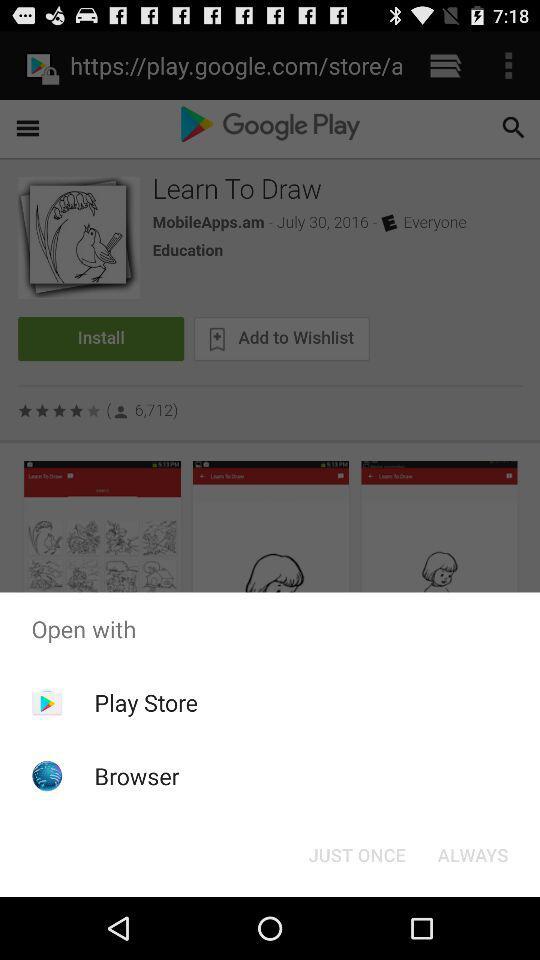  Describe the element at coordinates (356, 853) in the screenshot. I see `the icon below open with app` at that location.